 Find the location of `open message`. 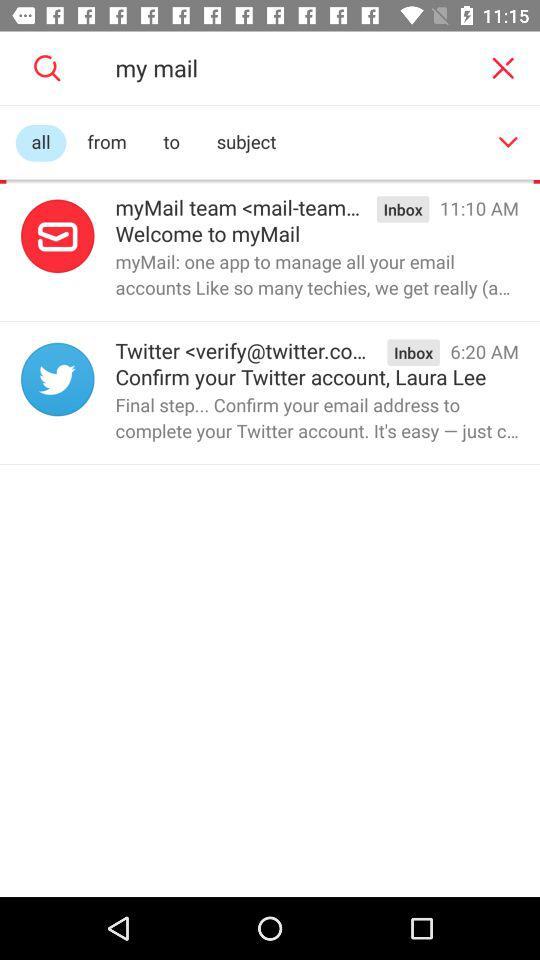

open message is located at coordinates (57, 378).